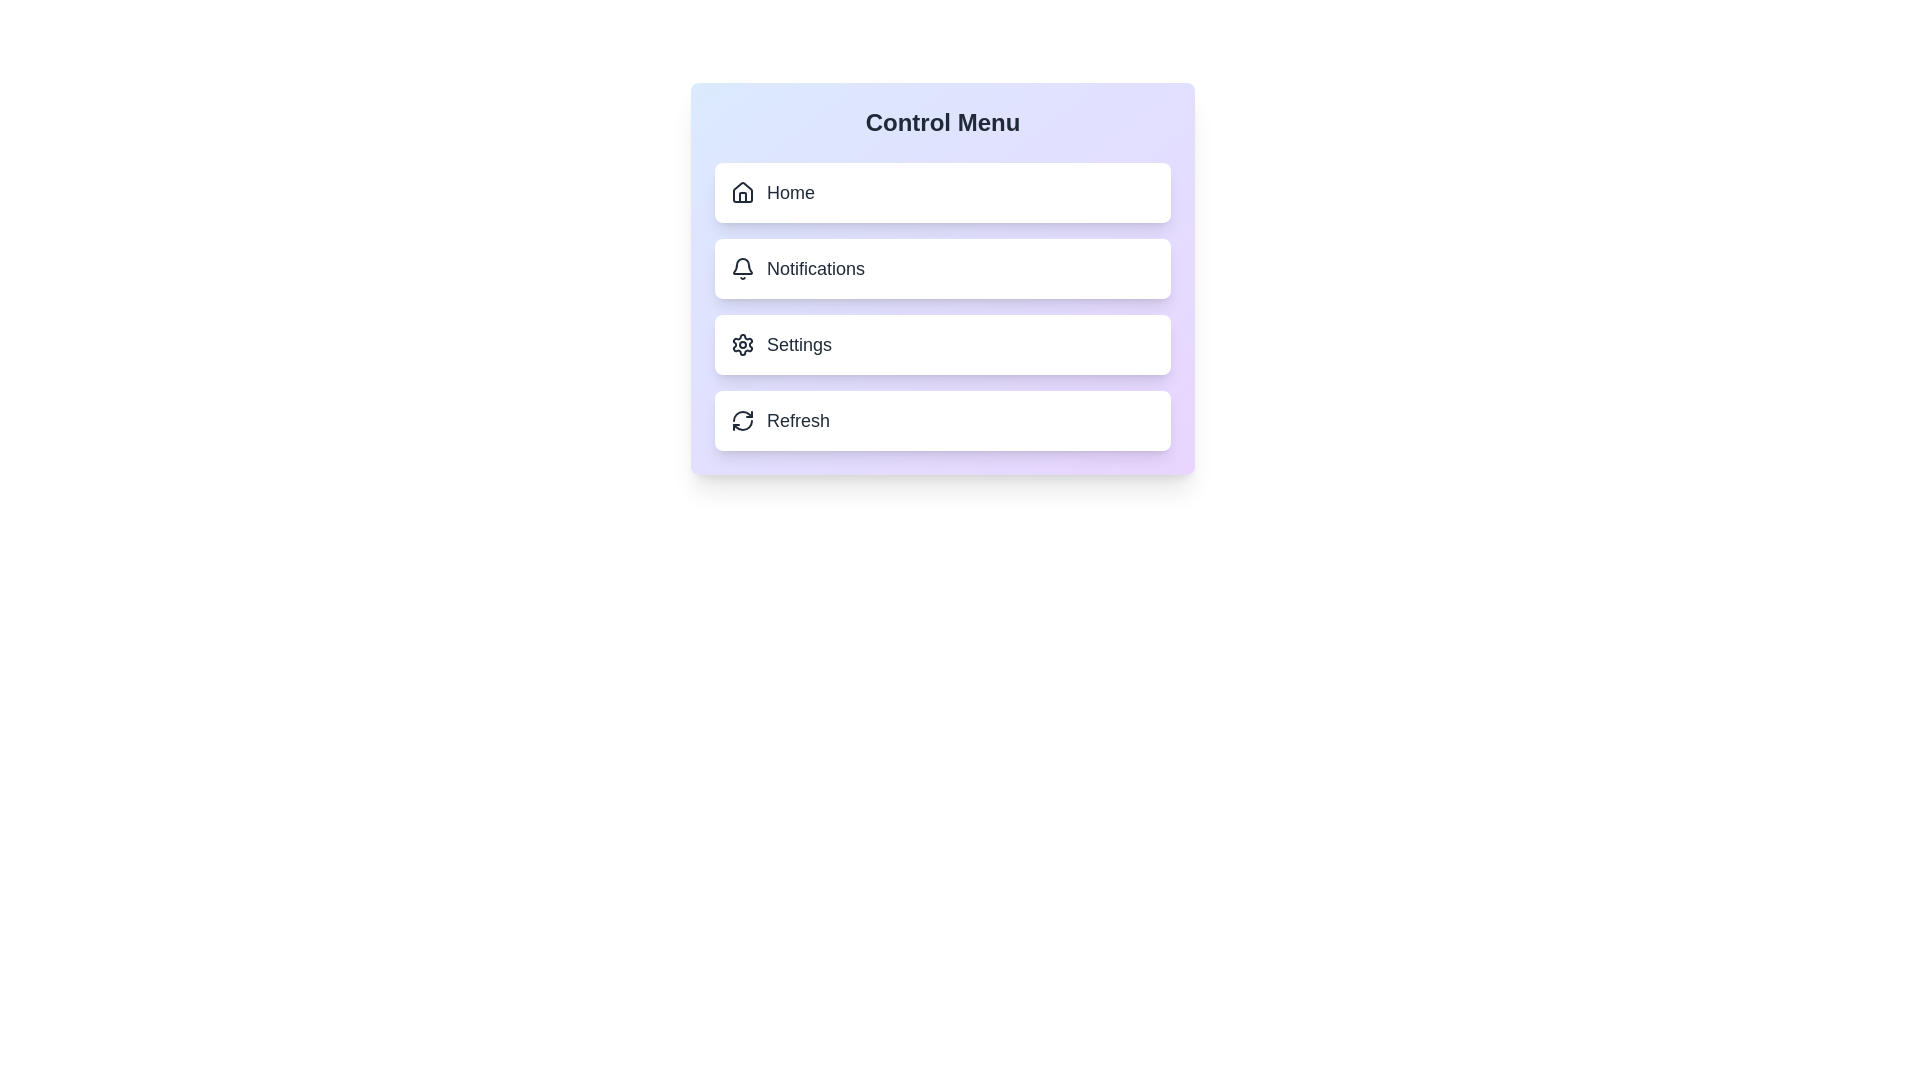  What do you see at coordinates (941, 343) in the screenshot?
I see `the Settings button to select the corresponding menu option` at bounding box center [941, 343].